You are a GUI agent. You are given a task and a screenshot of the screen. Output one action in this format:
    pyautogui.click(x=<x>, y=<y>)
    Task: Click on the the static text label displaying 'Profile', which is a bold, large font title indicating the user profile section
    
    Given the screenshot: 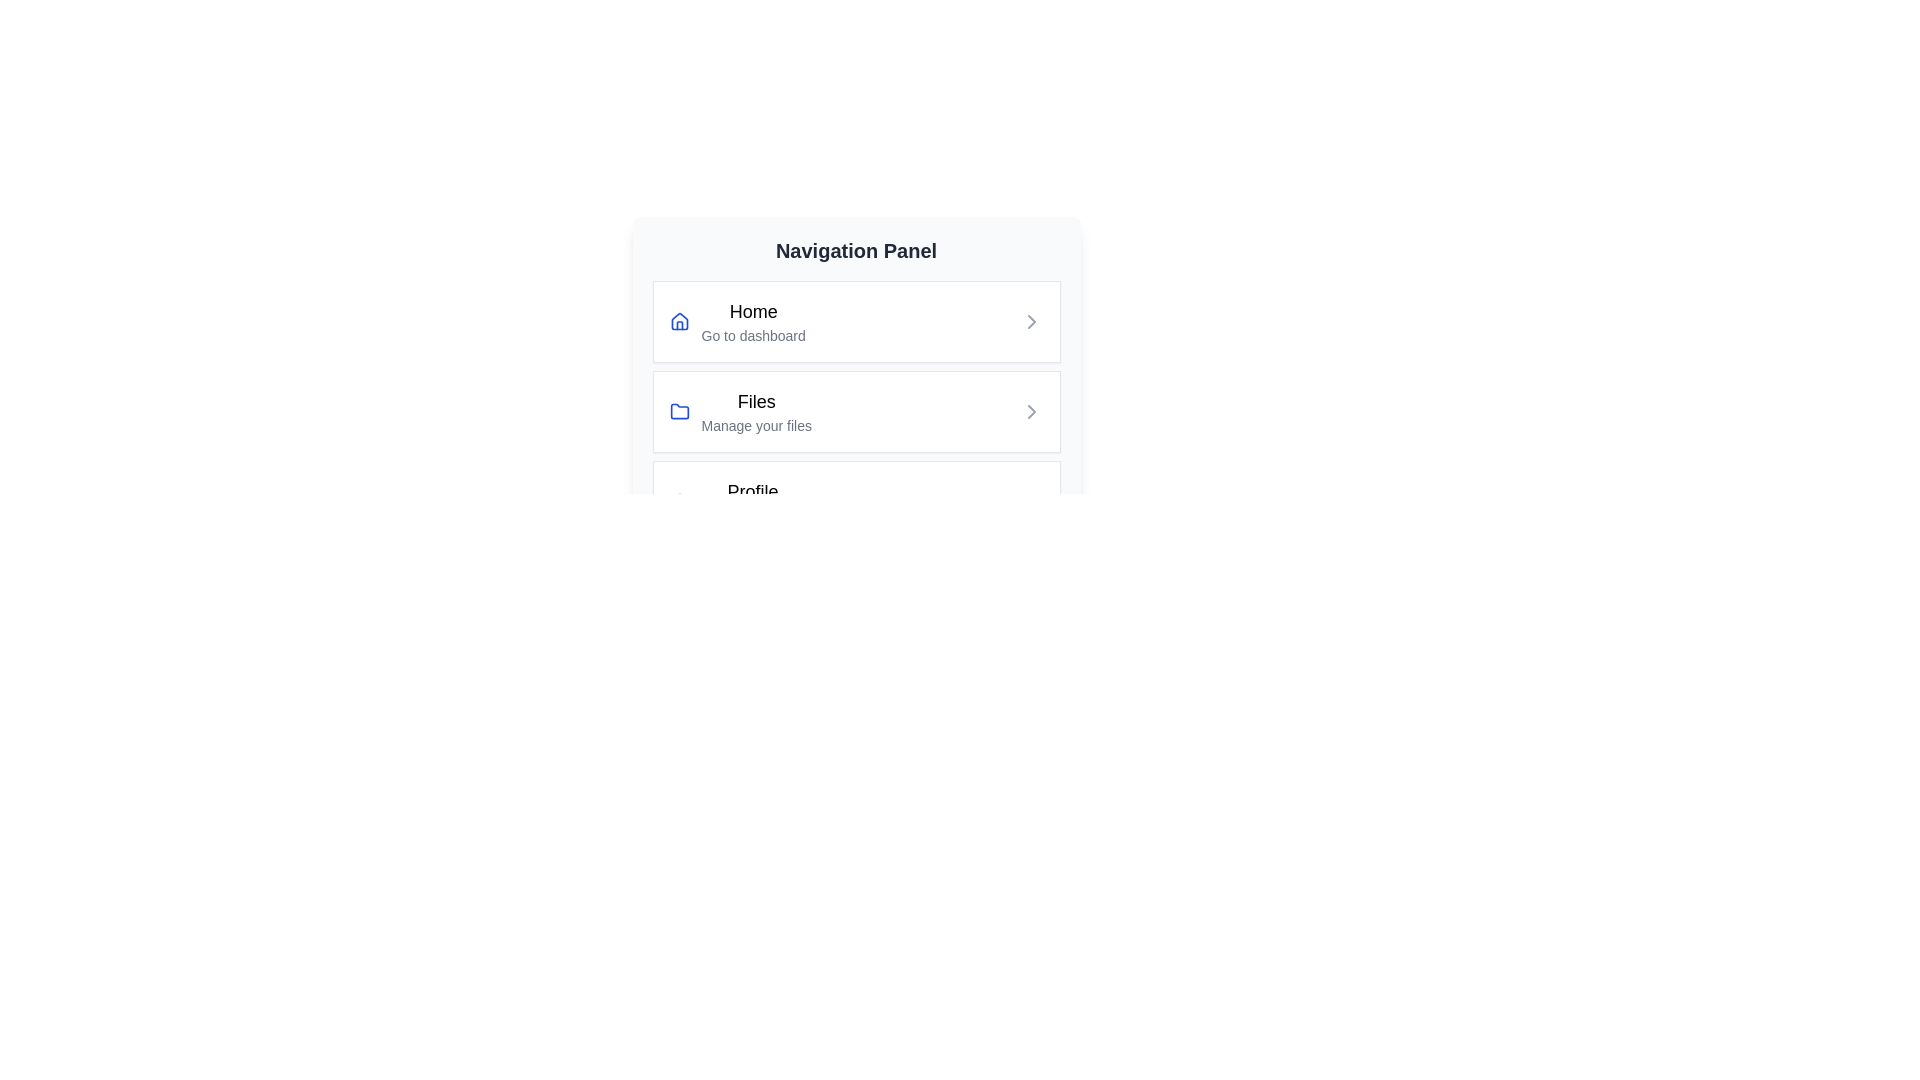 What is the action you would take?
    pyautogui.click(x=752, y=492)
    